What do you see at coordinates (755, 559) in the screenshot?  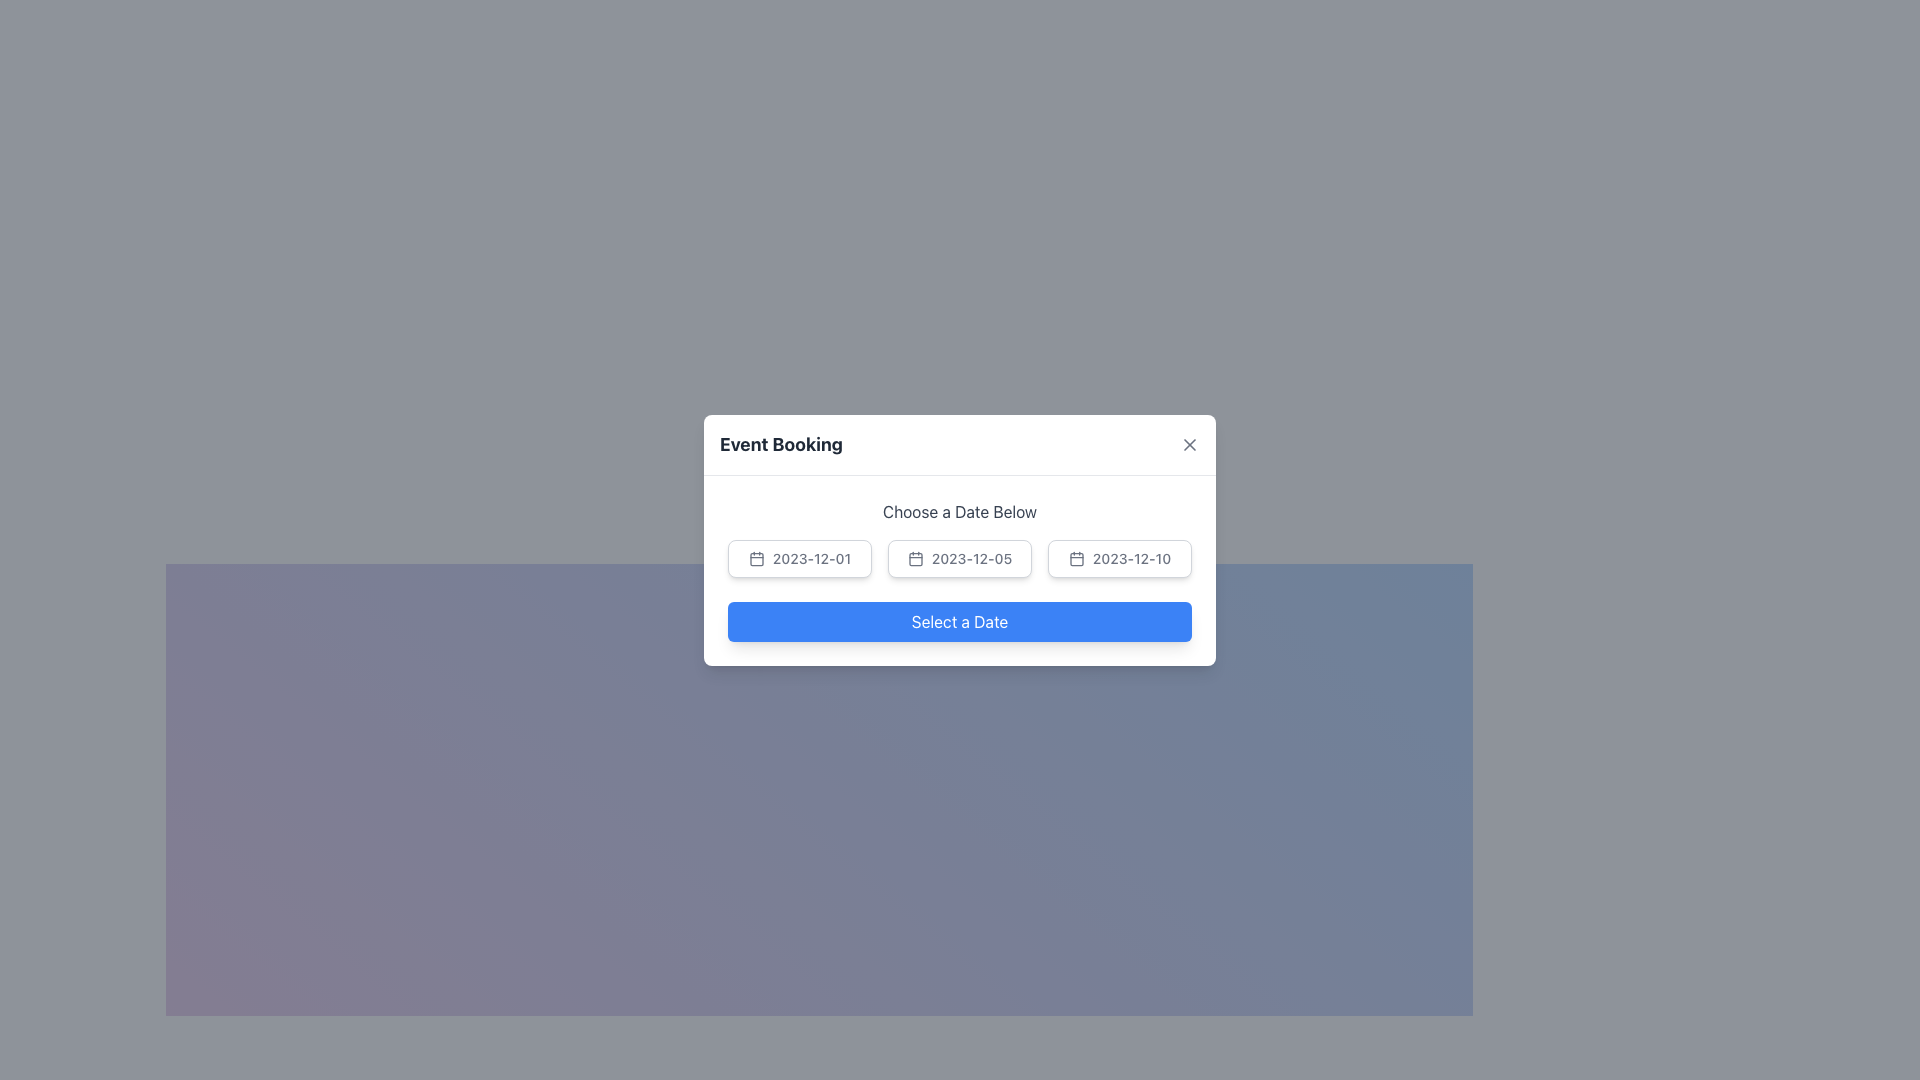 I see `the calendar icon located to the left of the date label '2023-12-01' in the Event Booking dialog` at bounding box center [755, 559].